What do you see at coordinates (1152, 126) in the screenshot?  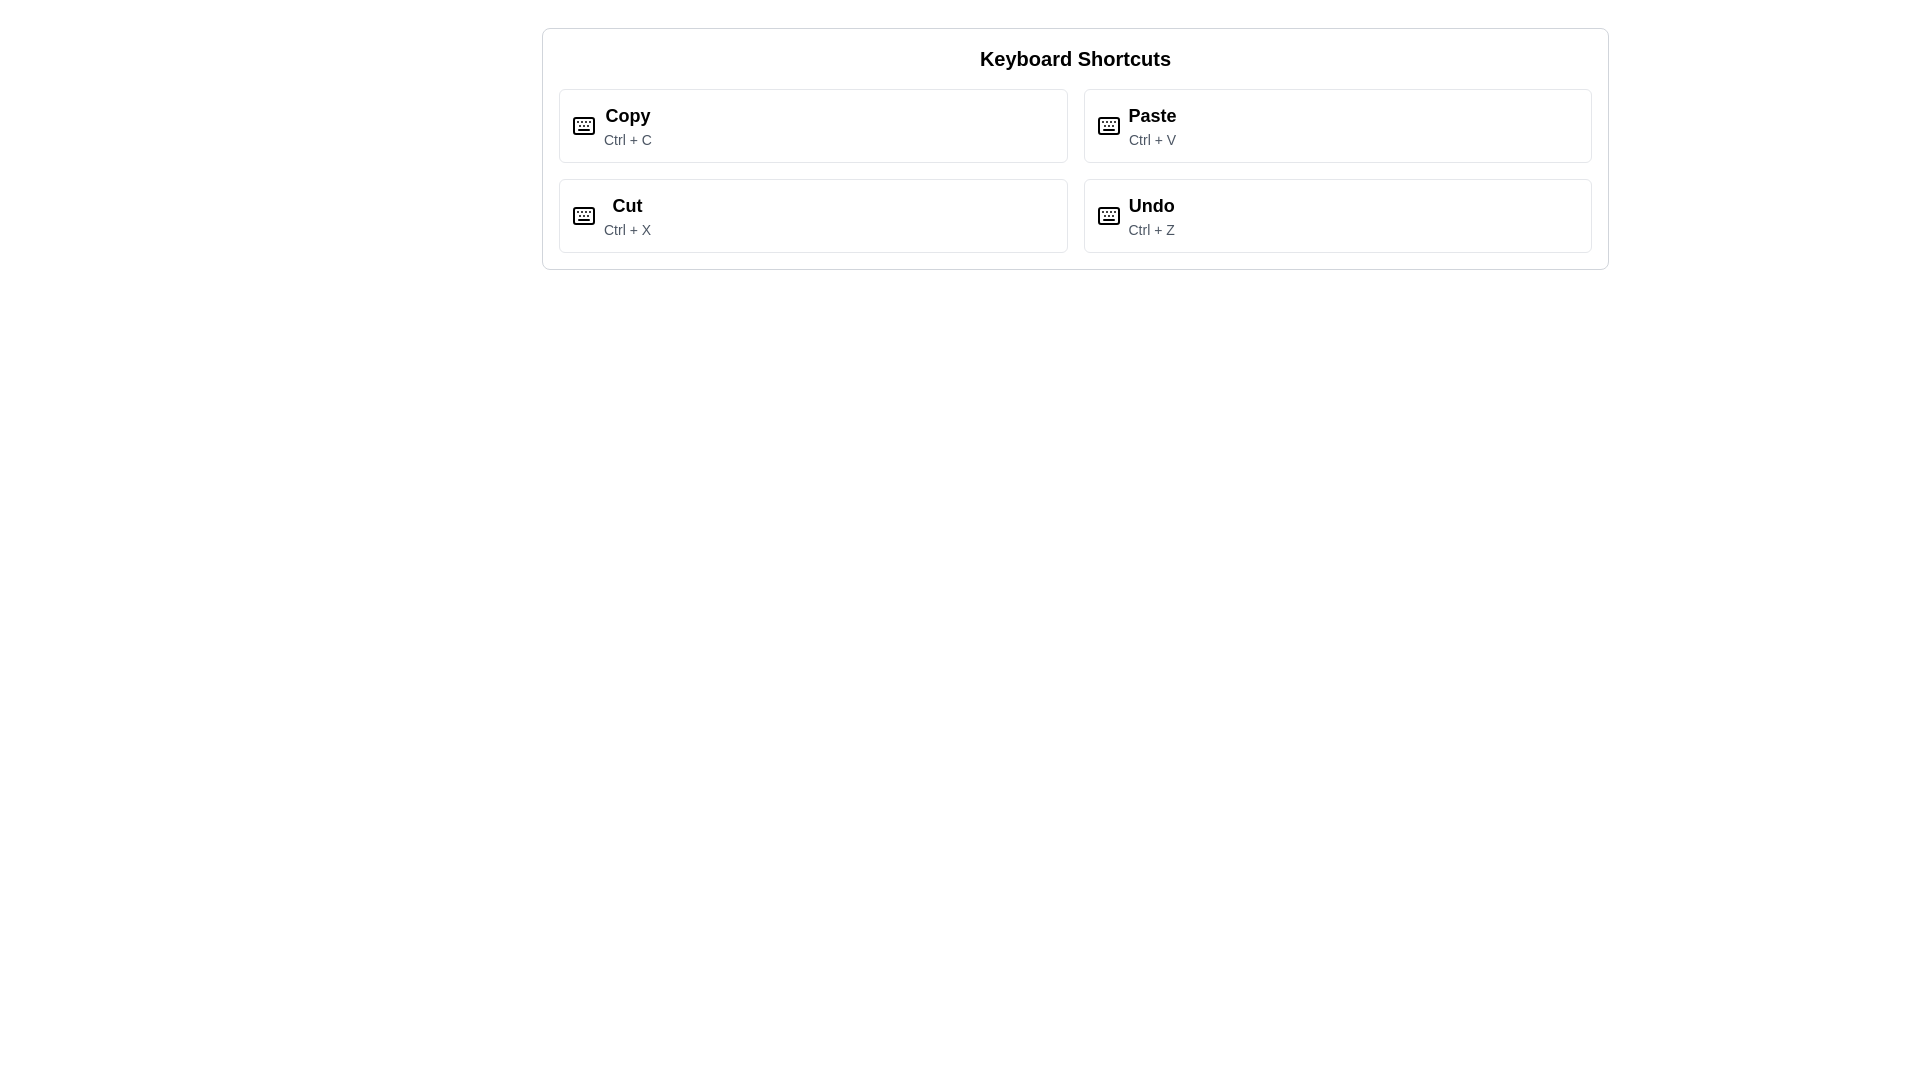 I see `the informational list item that describes the keyboard shortcut for 'Paste', located at the top-right corner of the shortcut grid, adjacent to 'Copy' on its left` at bounding box center [1152, 126].